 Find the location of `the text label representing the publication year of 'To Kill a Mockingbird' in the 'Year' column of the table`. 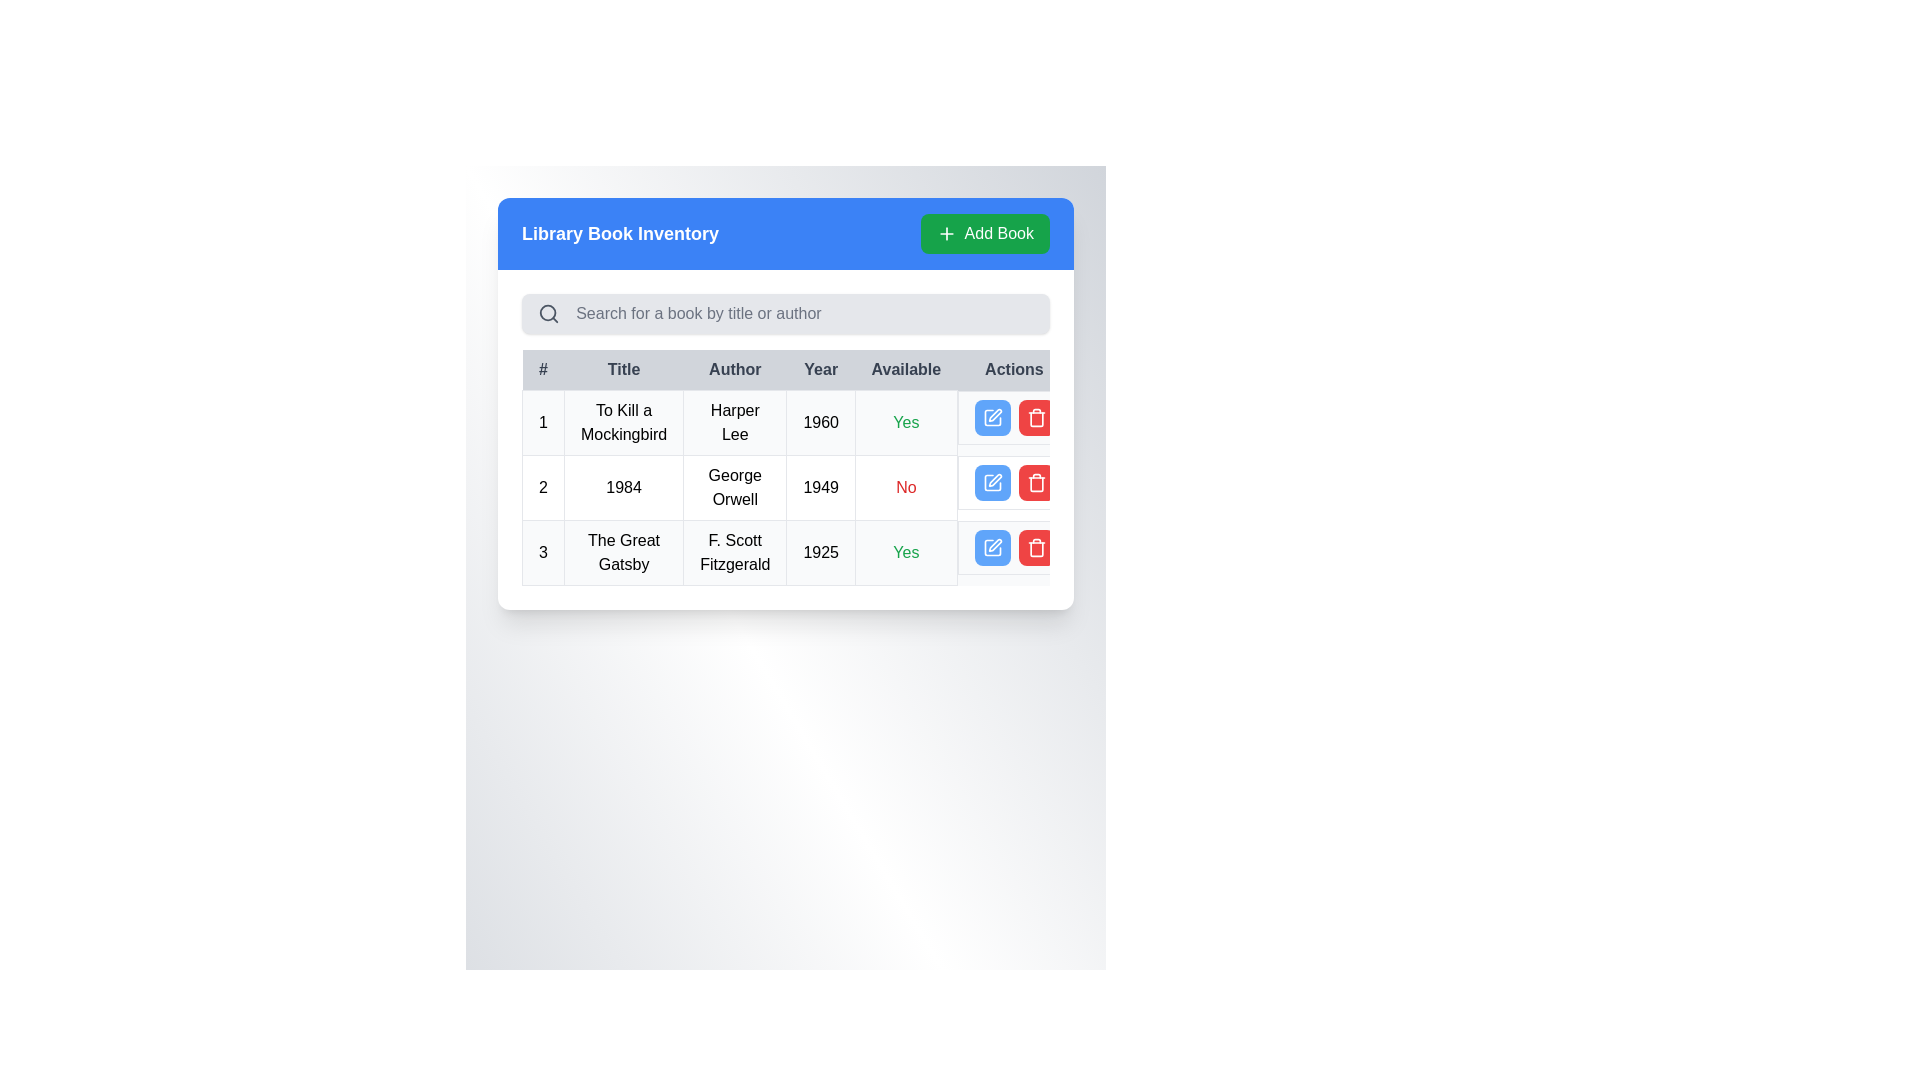

the text label representing the publication year of 'To Kill a Mockingbird' in the 'Year' column of the table is located at coordinates (821, 422).